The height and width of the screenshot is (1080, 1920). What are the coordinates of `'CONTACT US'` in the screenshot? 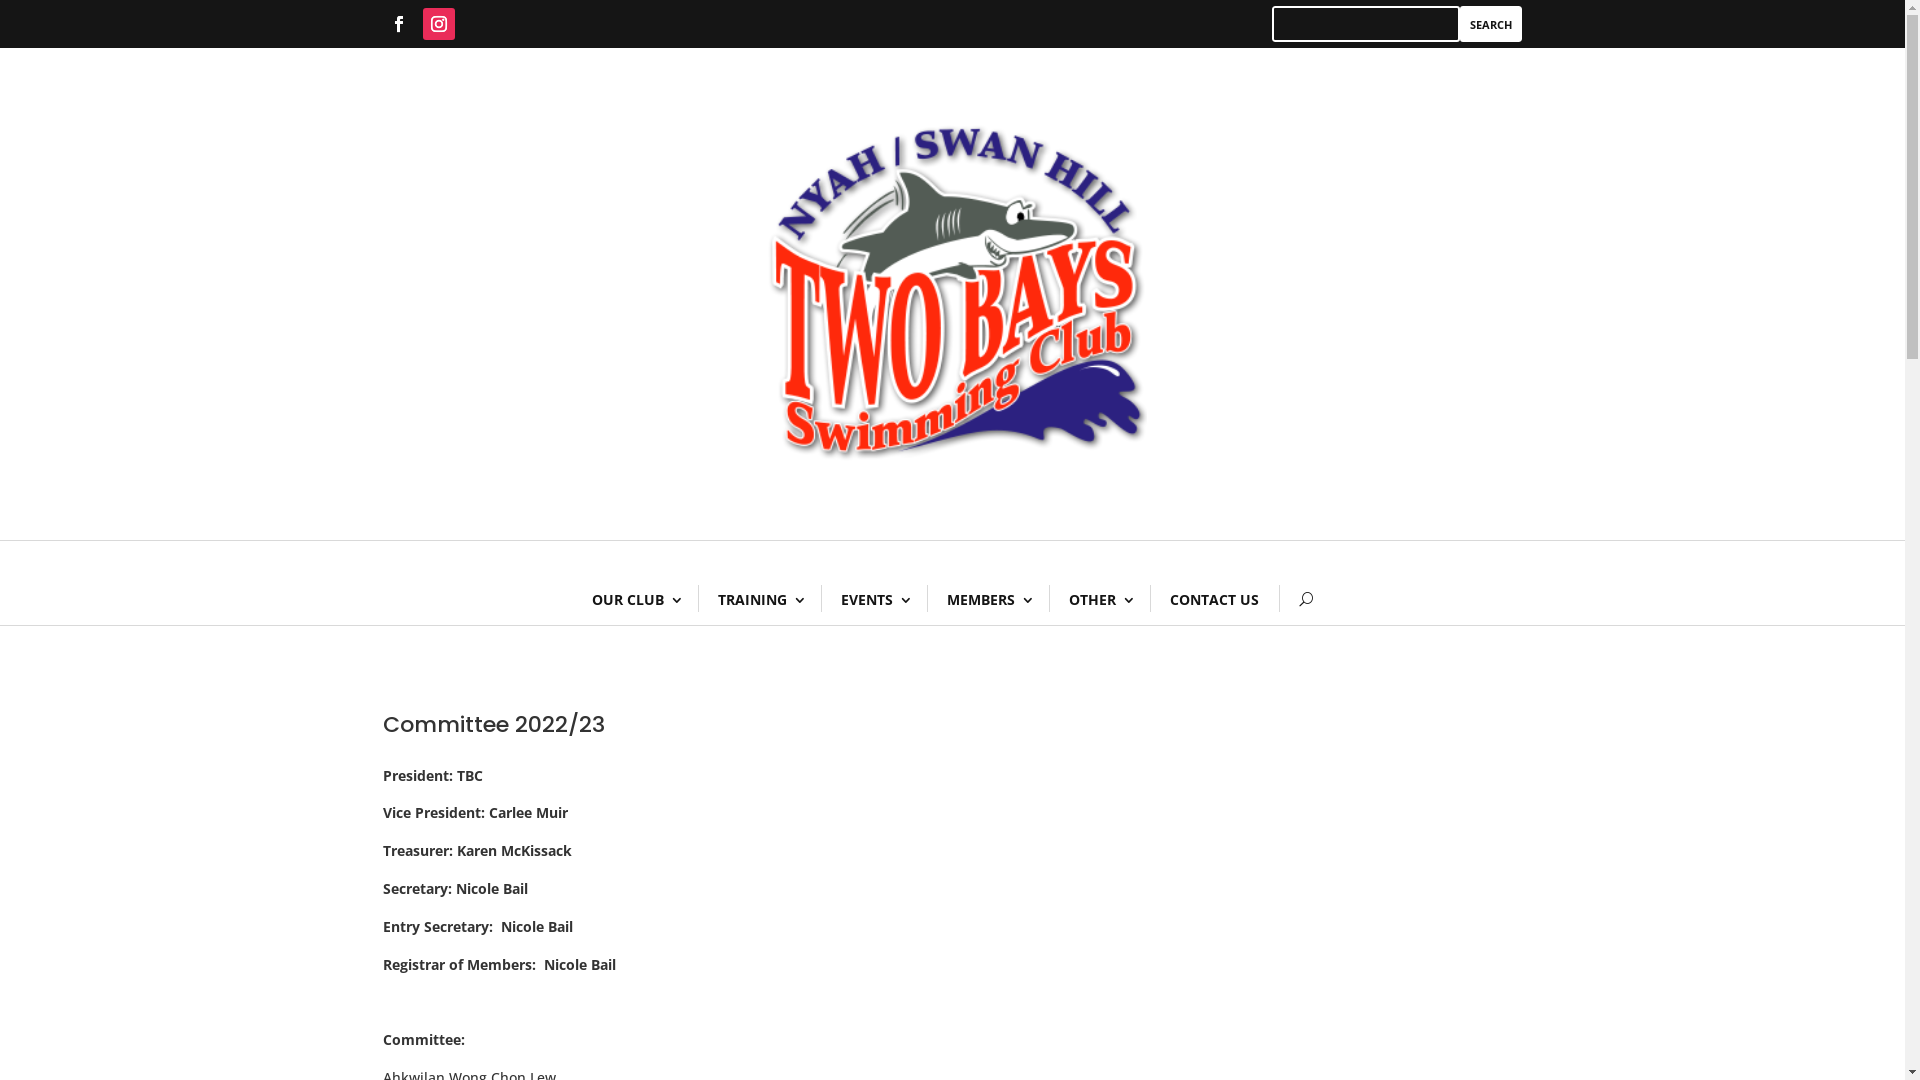 It's located at (1213, 598).